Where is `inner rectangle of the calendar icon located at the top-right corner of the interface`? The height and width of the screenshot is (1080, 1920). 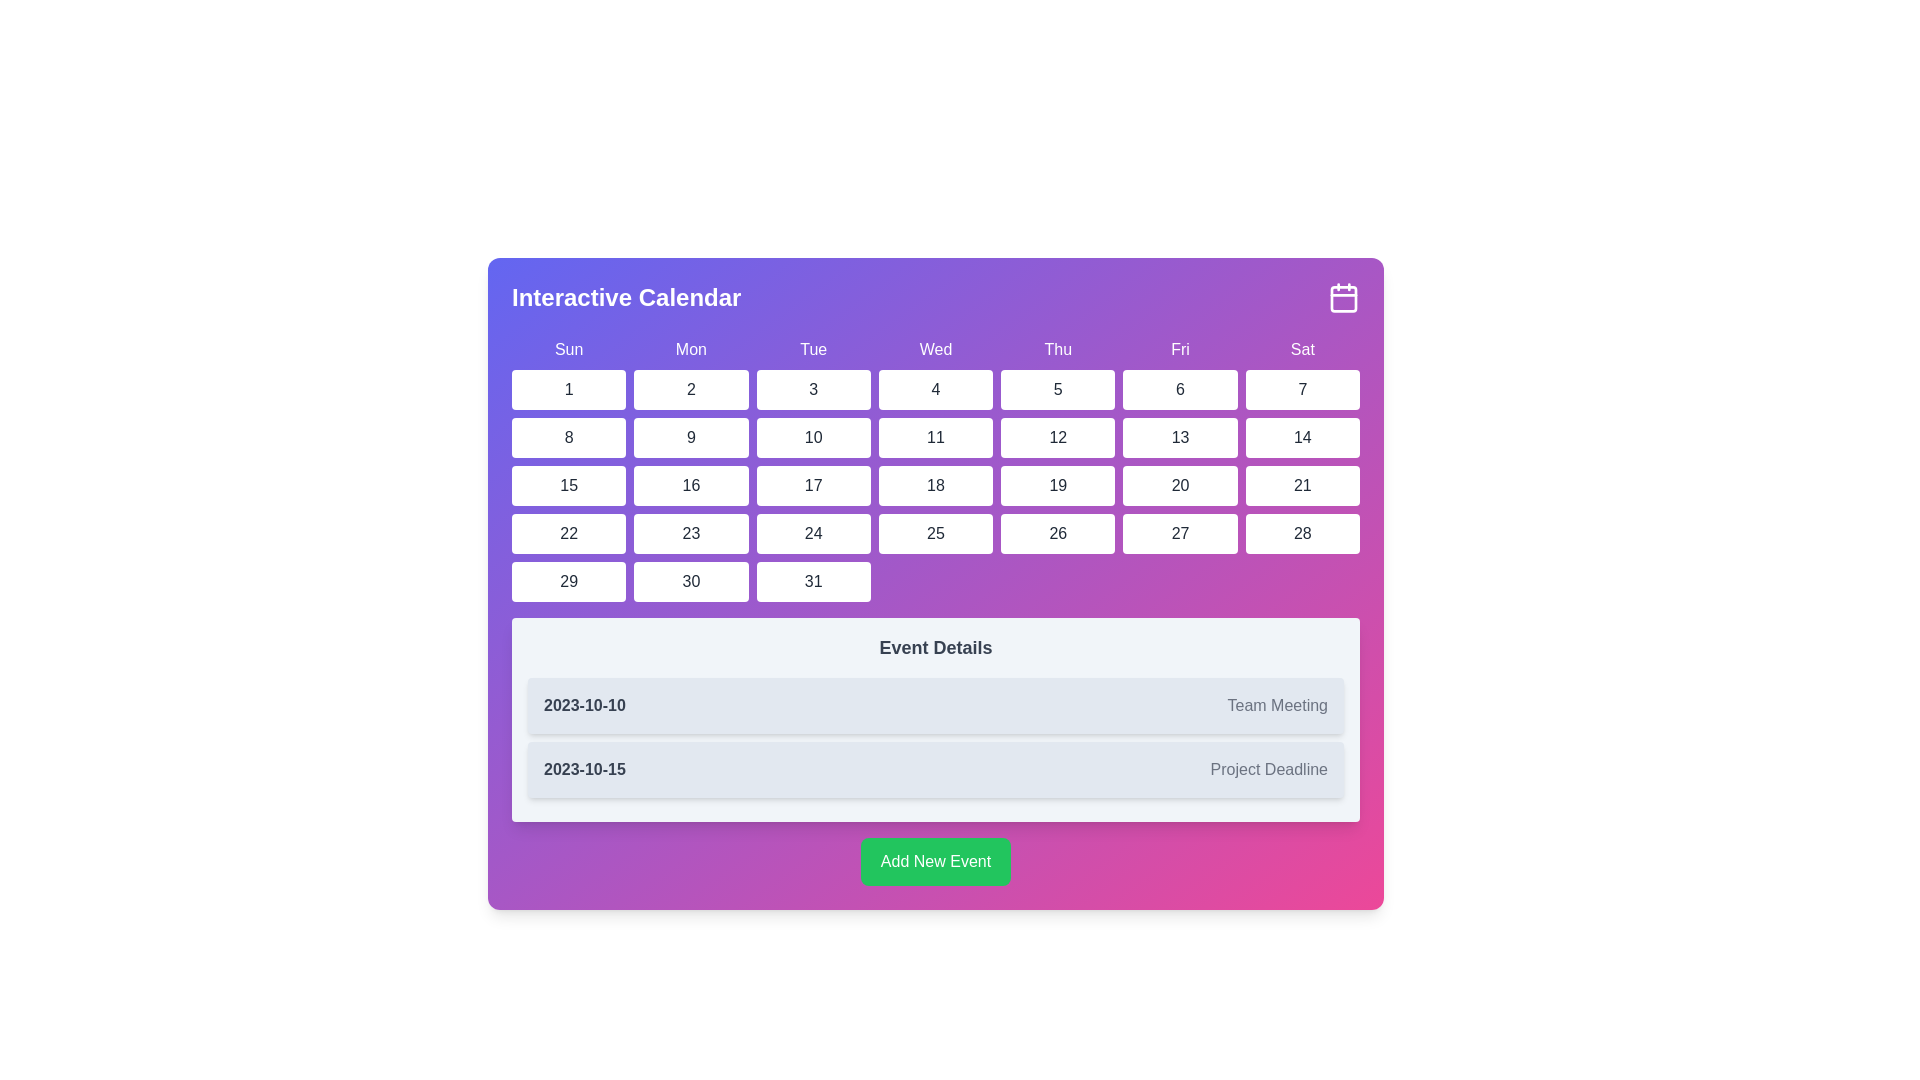
inner rectangle of the calendar icon located at the top-right corner of the interface is located at coordinates (1344, 299).